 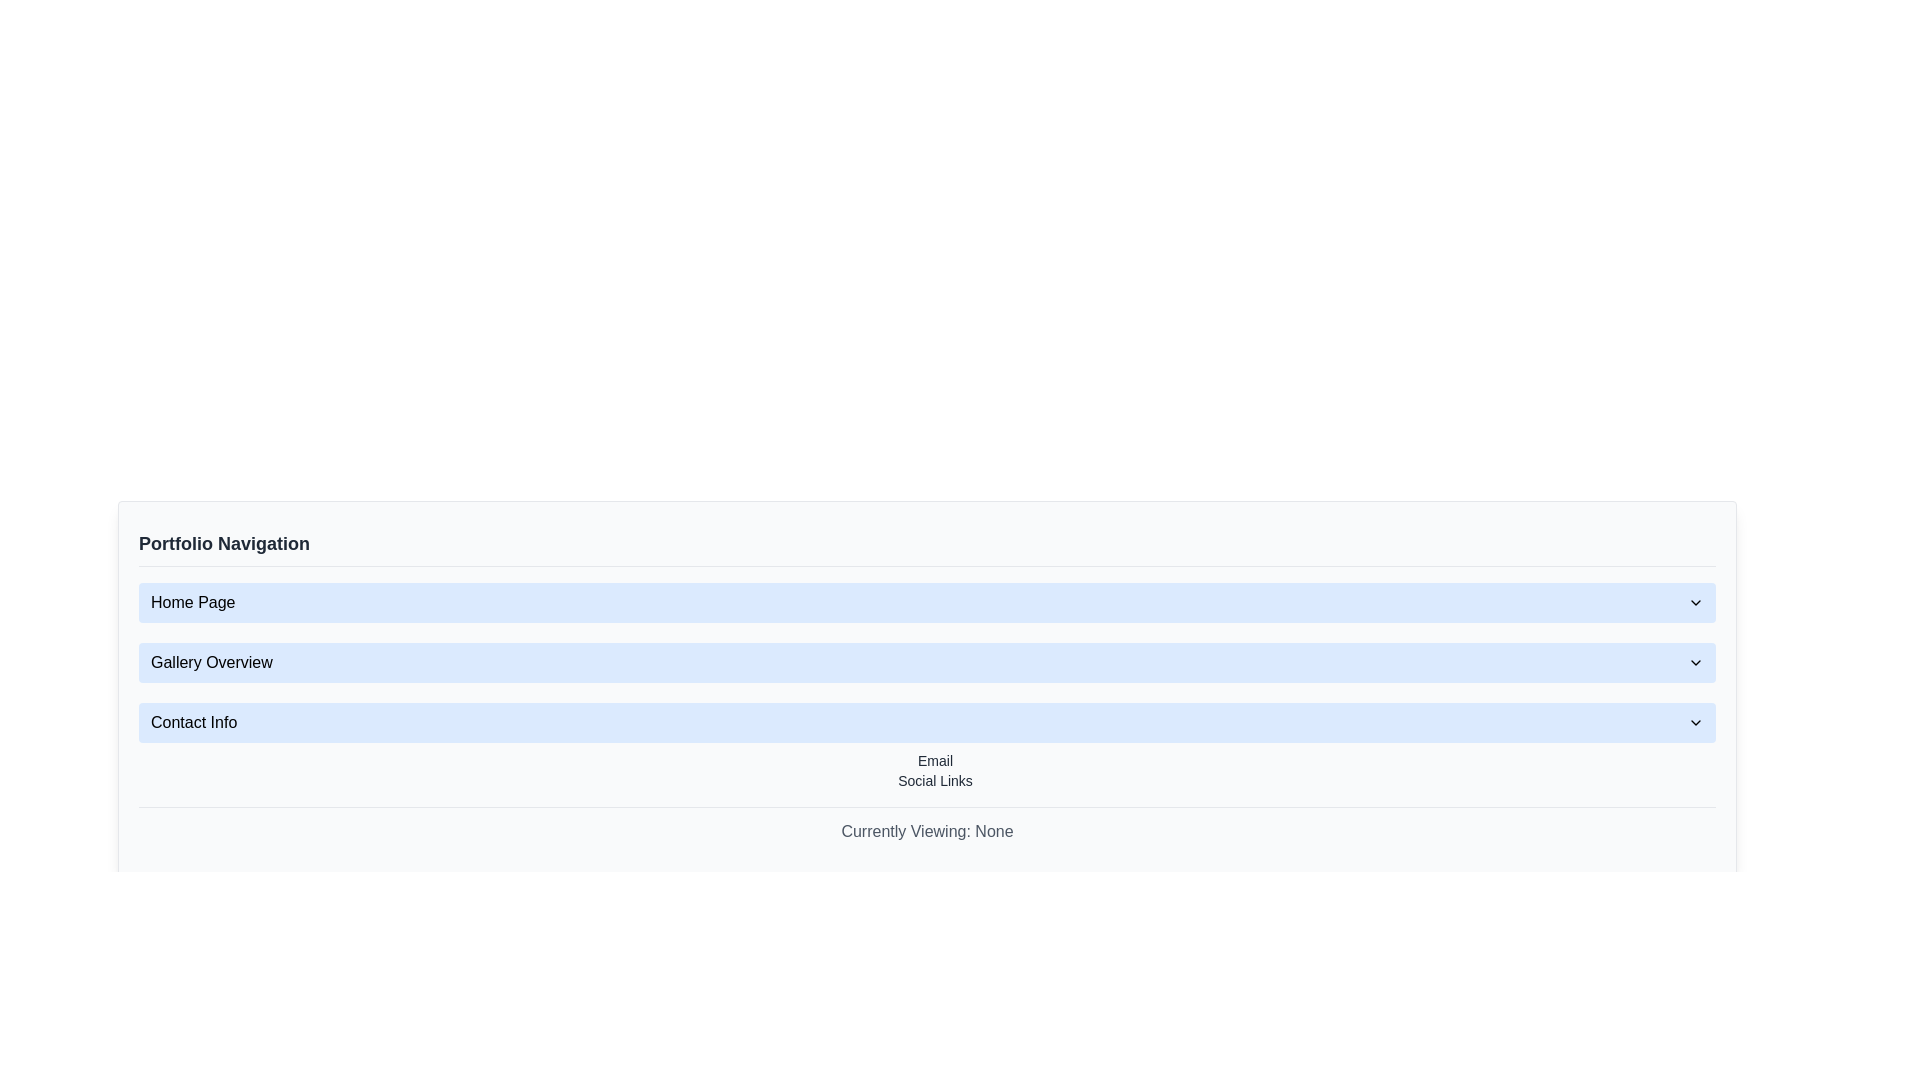 I want to click on the Chevron icon located at the rightmost side of the 'Gallery Overview' section in the 'Portfolio Navigation' menu, so click(x=1694, y=663).